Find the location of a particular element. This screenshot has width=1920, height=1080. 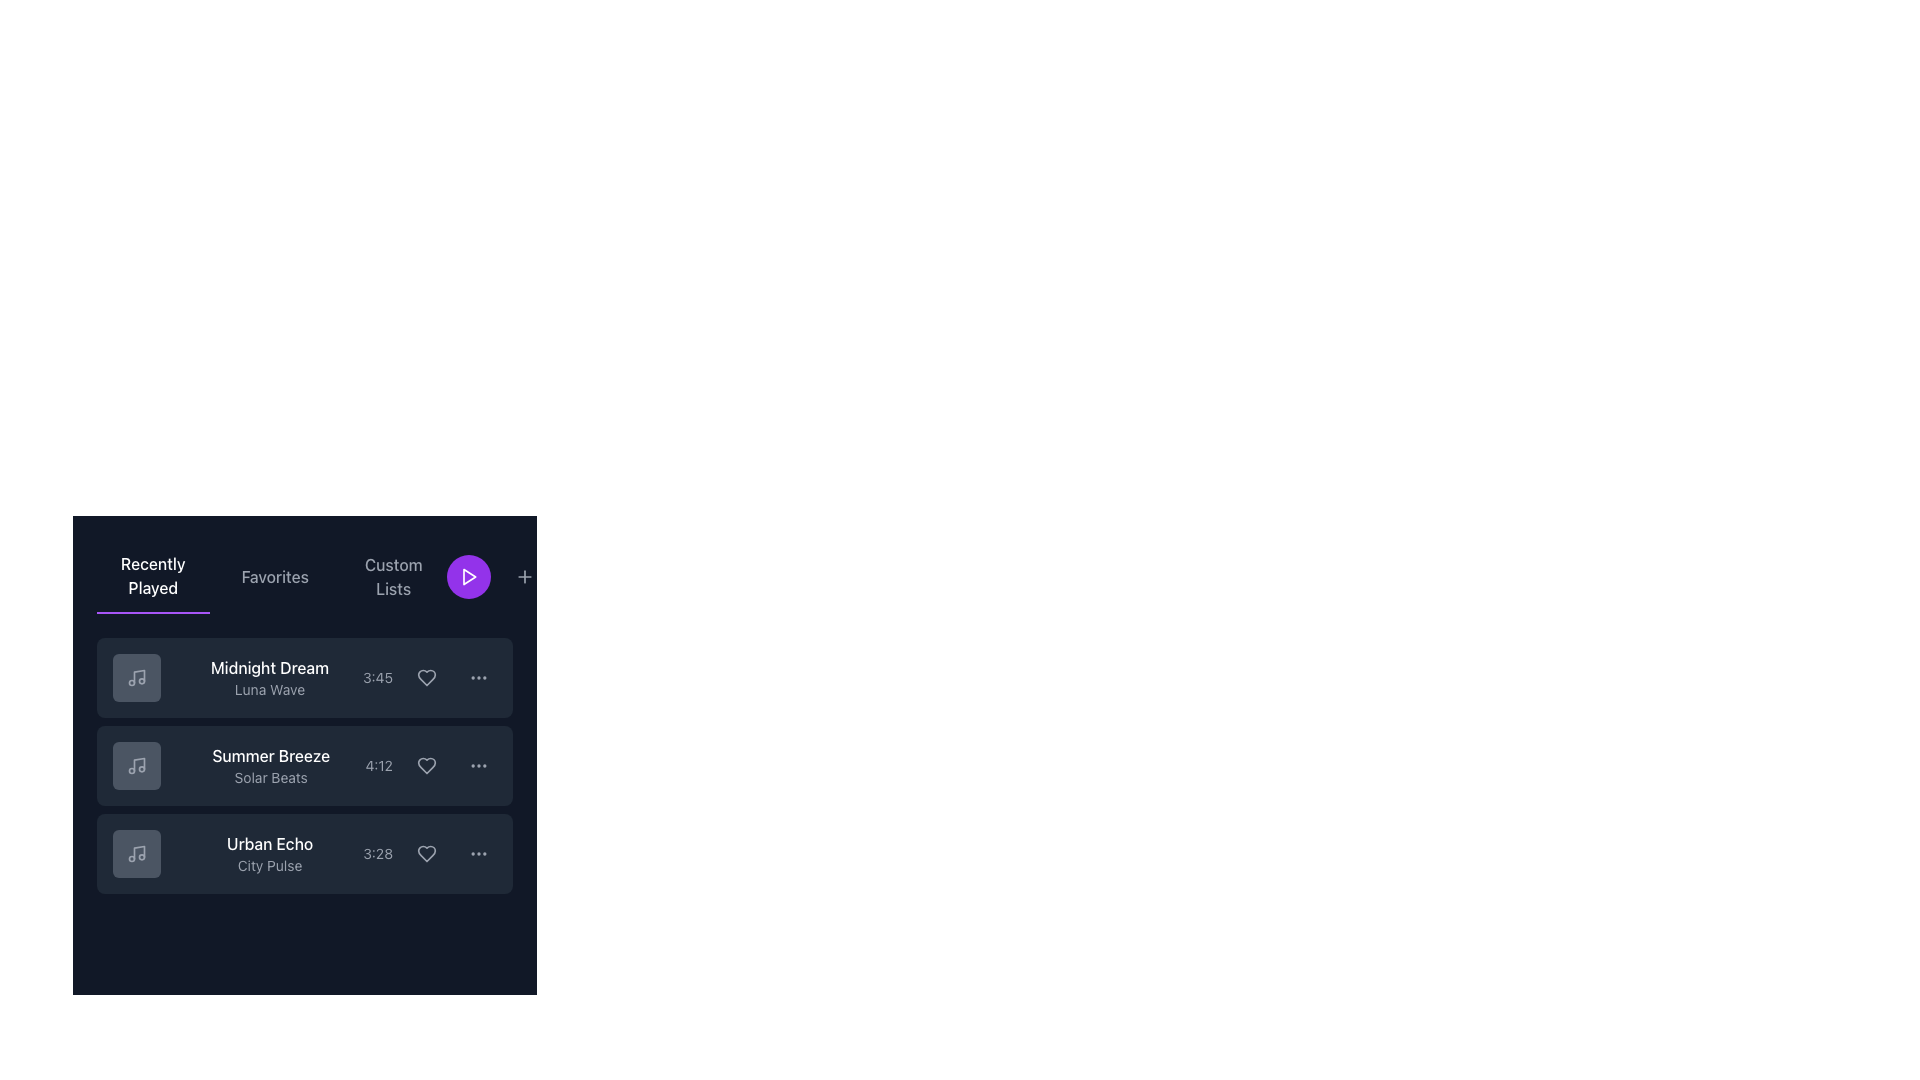

the gray musical note icon representing the song 'Midnight Dream' by Luna Wave, located in the list of recently played items is located at coordinates (136, 677).